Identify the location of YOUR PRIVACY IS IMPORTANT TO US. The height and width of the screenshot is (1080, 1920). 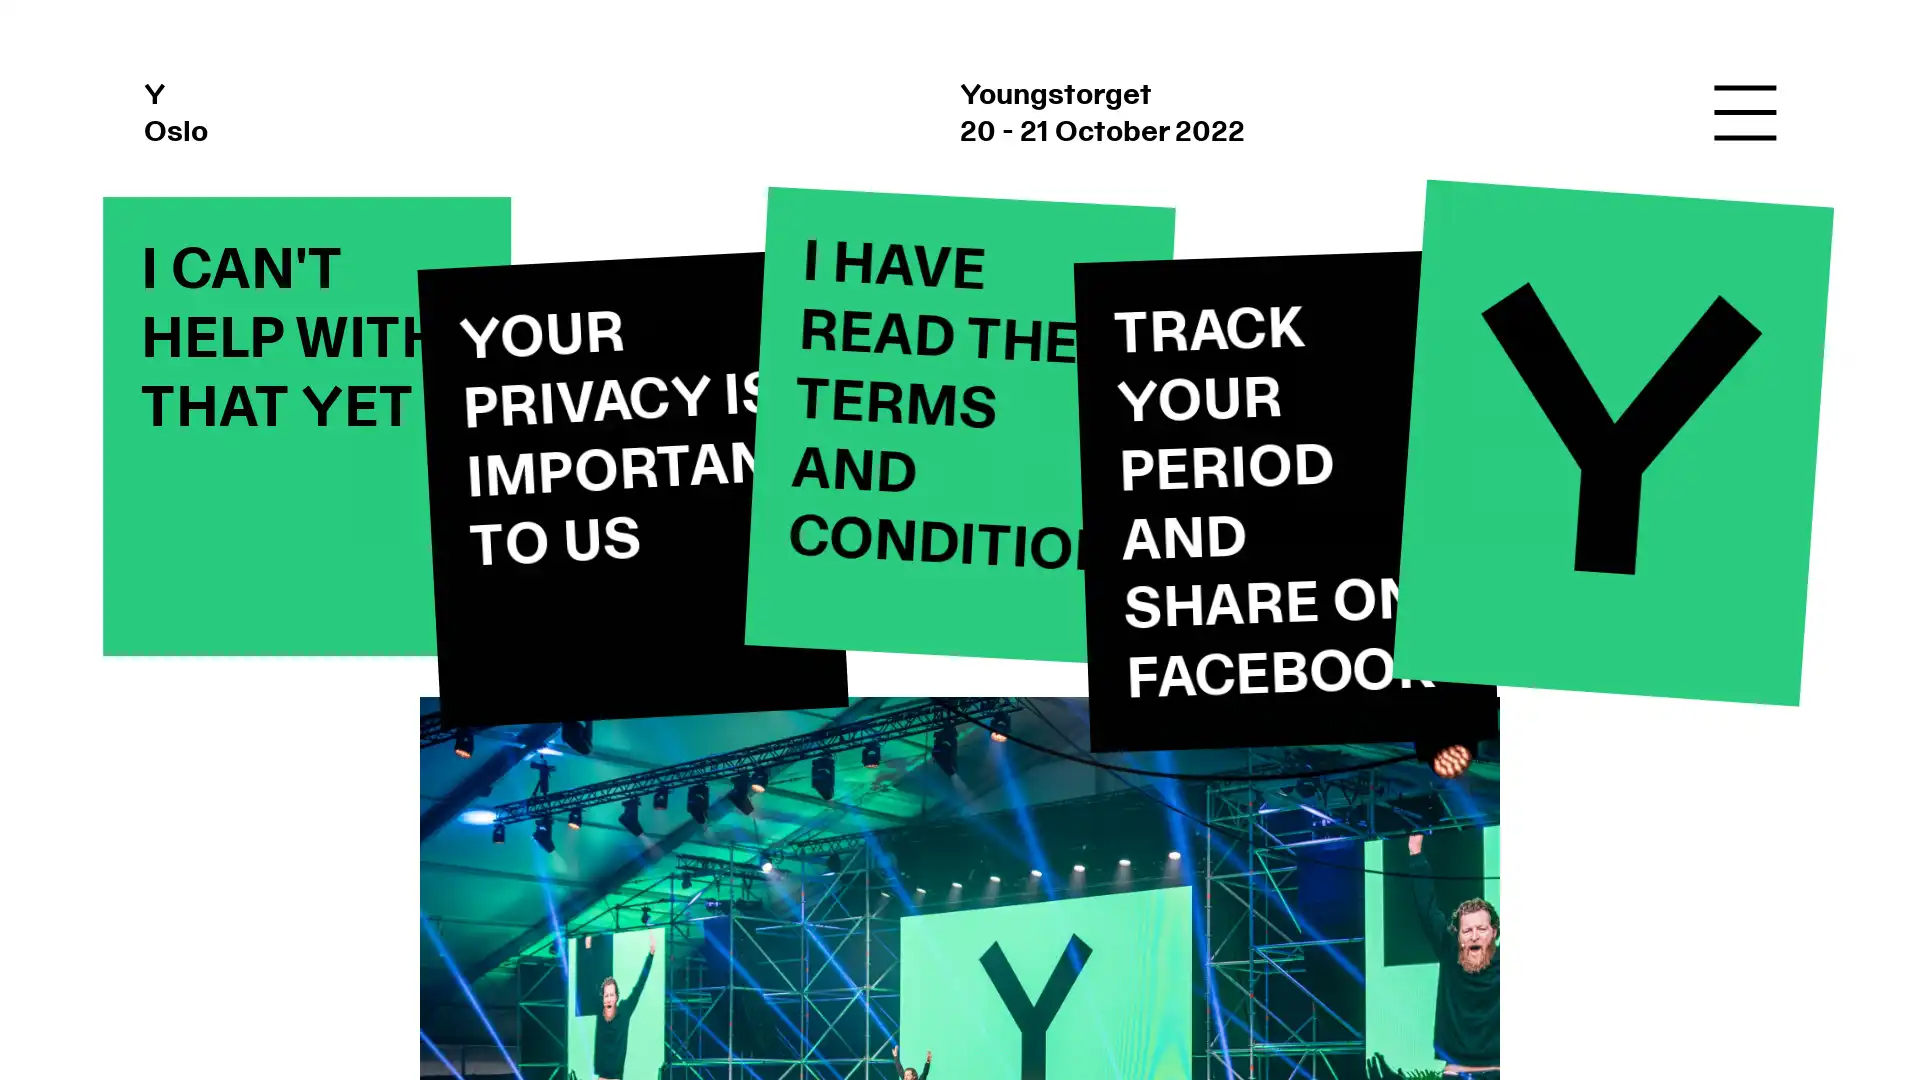
(632, 488).